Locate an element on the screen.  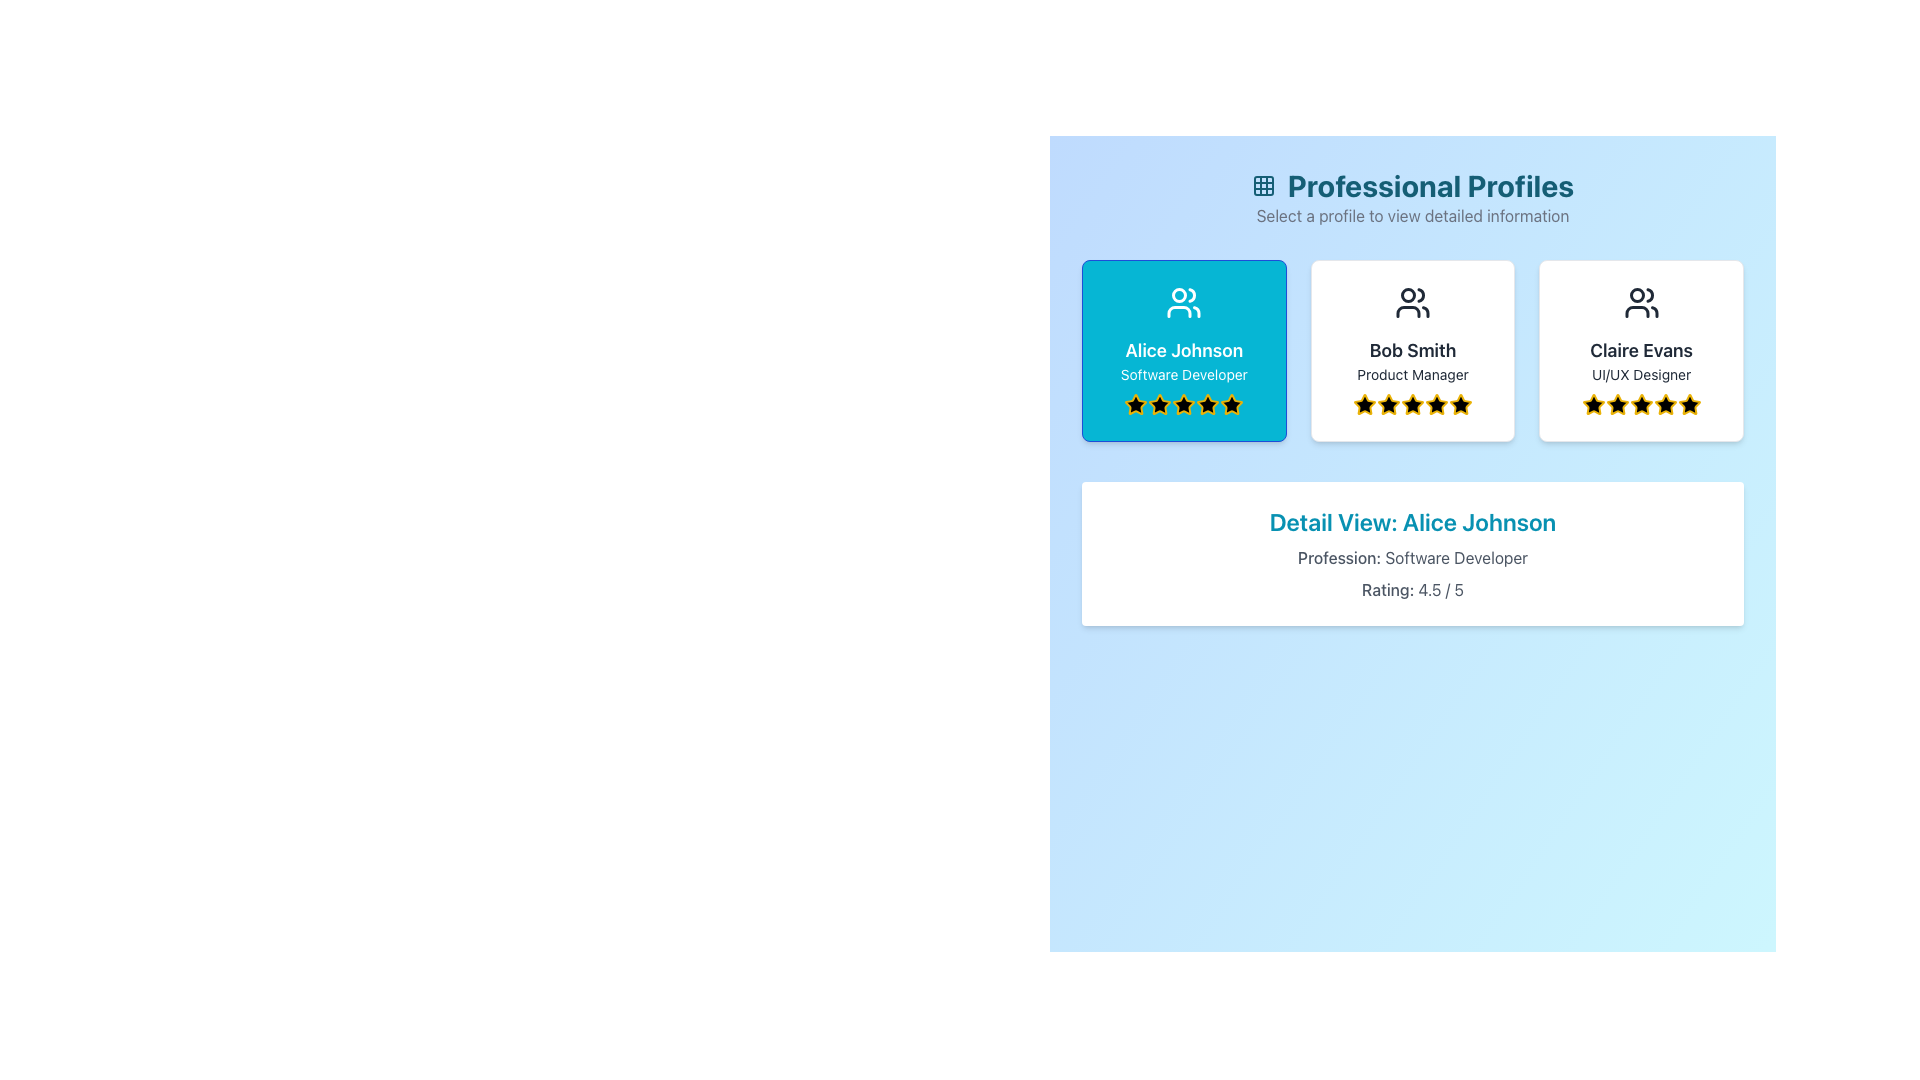
the fifth star icon in the user card for 'Bob Smith - Product Manager', which is styled with a yellow and black fill and represents a rating feature is located at coordinates (1460, 405).